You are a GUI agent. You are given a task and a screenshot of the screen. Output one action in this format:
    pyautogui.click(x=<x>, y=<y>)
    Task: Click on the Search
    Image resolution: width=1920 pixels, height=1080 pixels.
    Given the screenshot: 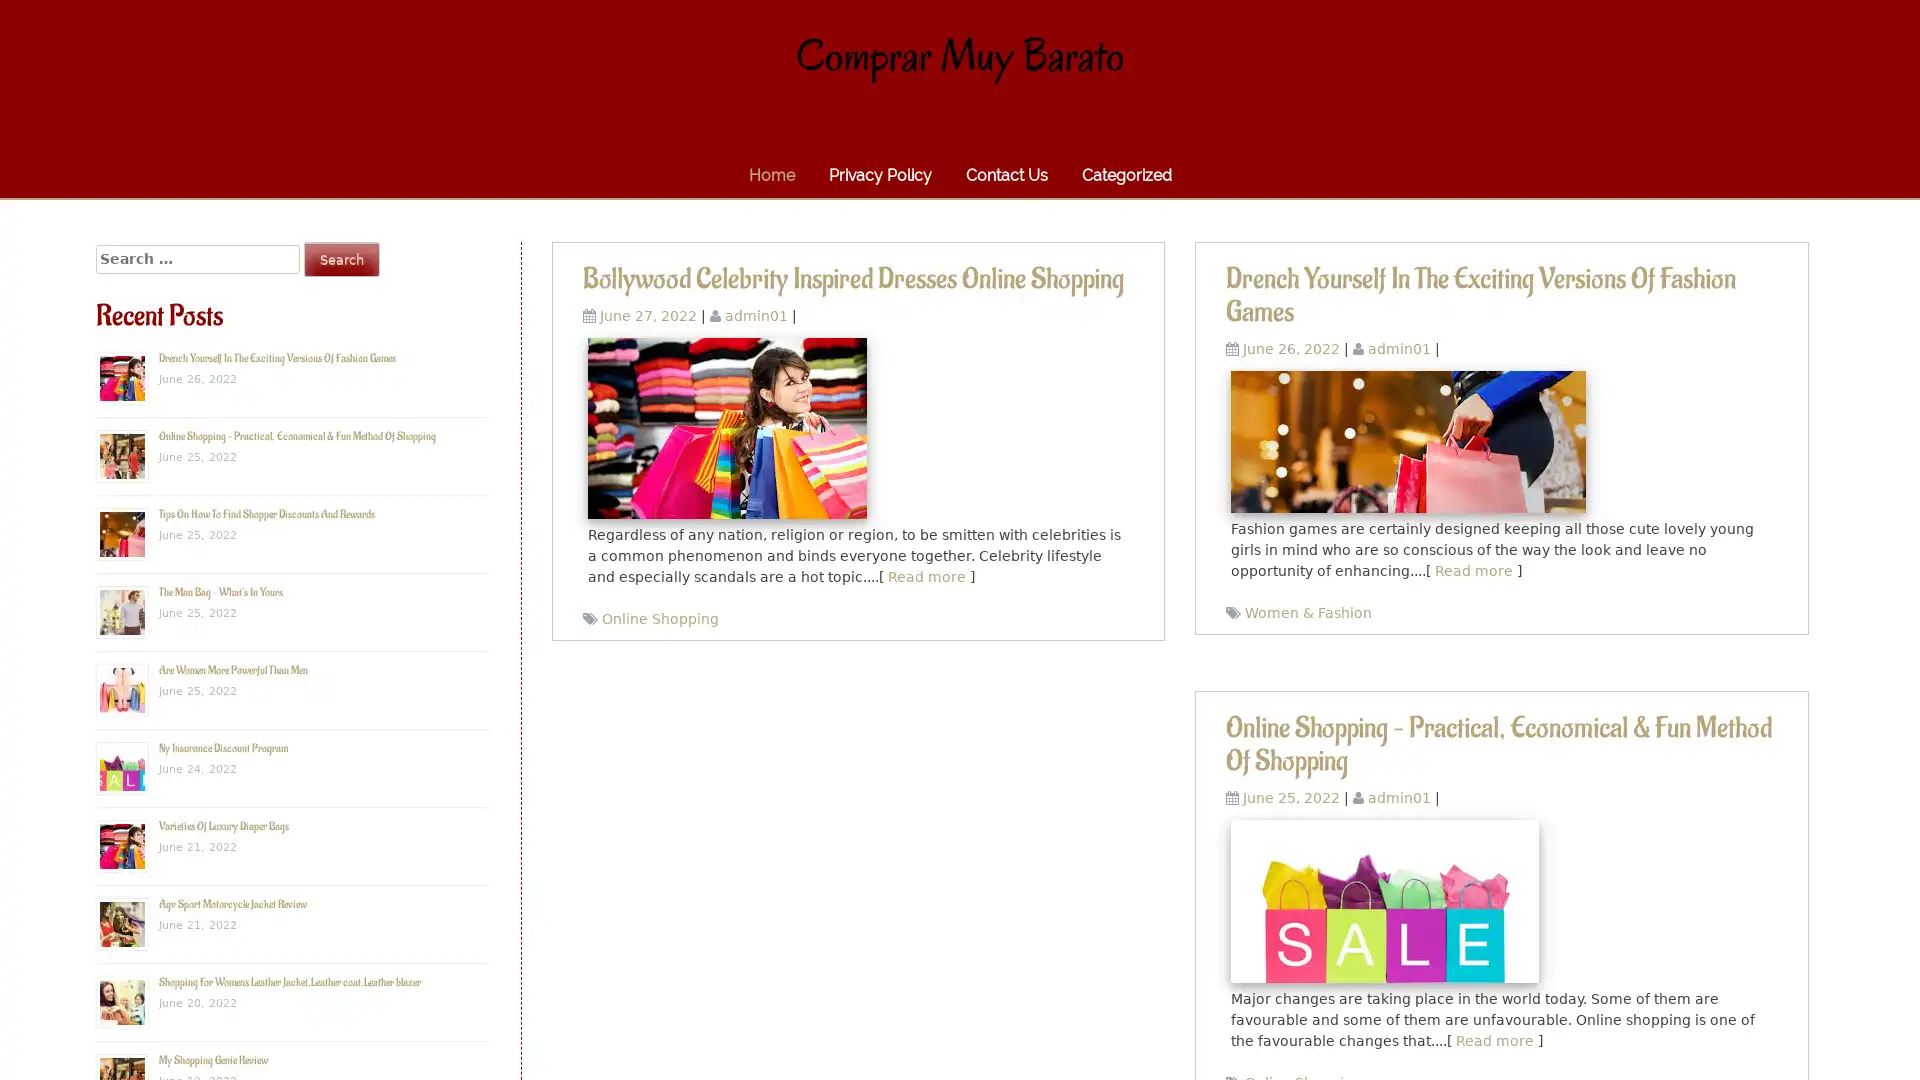 What is the action you would take?
    pyautogui.click(x=341, y=258)
    